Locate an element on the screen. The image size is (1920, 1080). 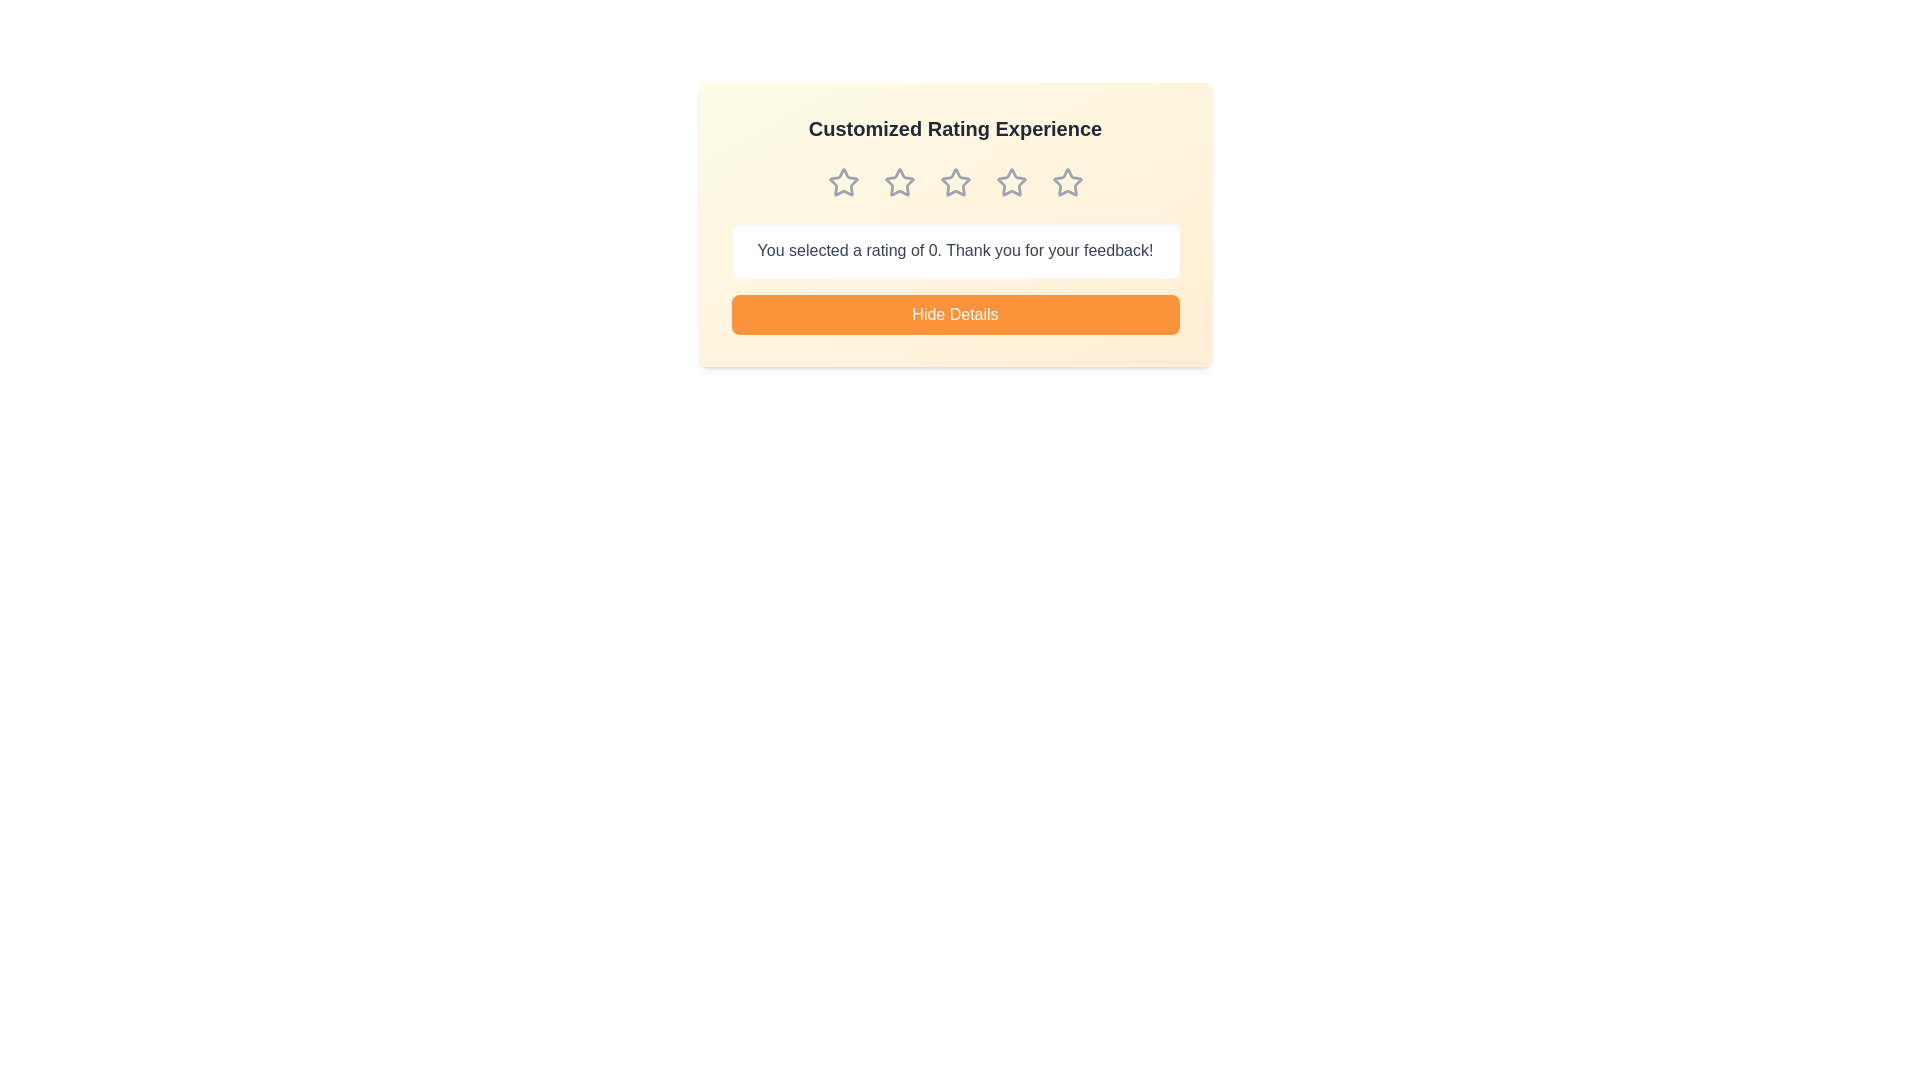
the star corresponding to the desired rating 5 is located at coordinates (1066, 182).